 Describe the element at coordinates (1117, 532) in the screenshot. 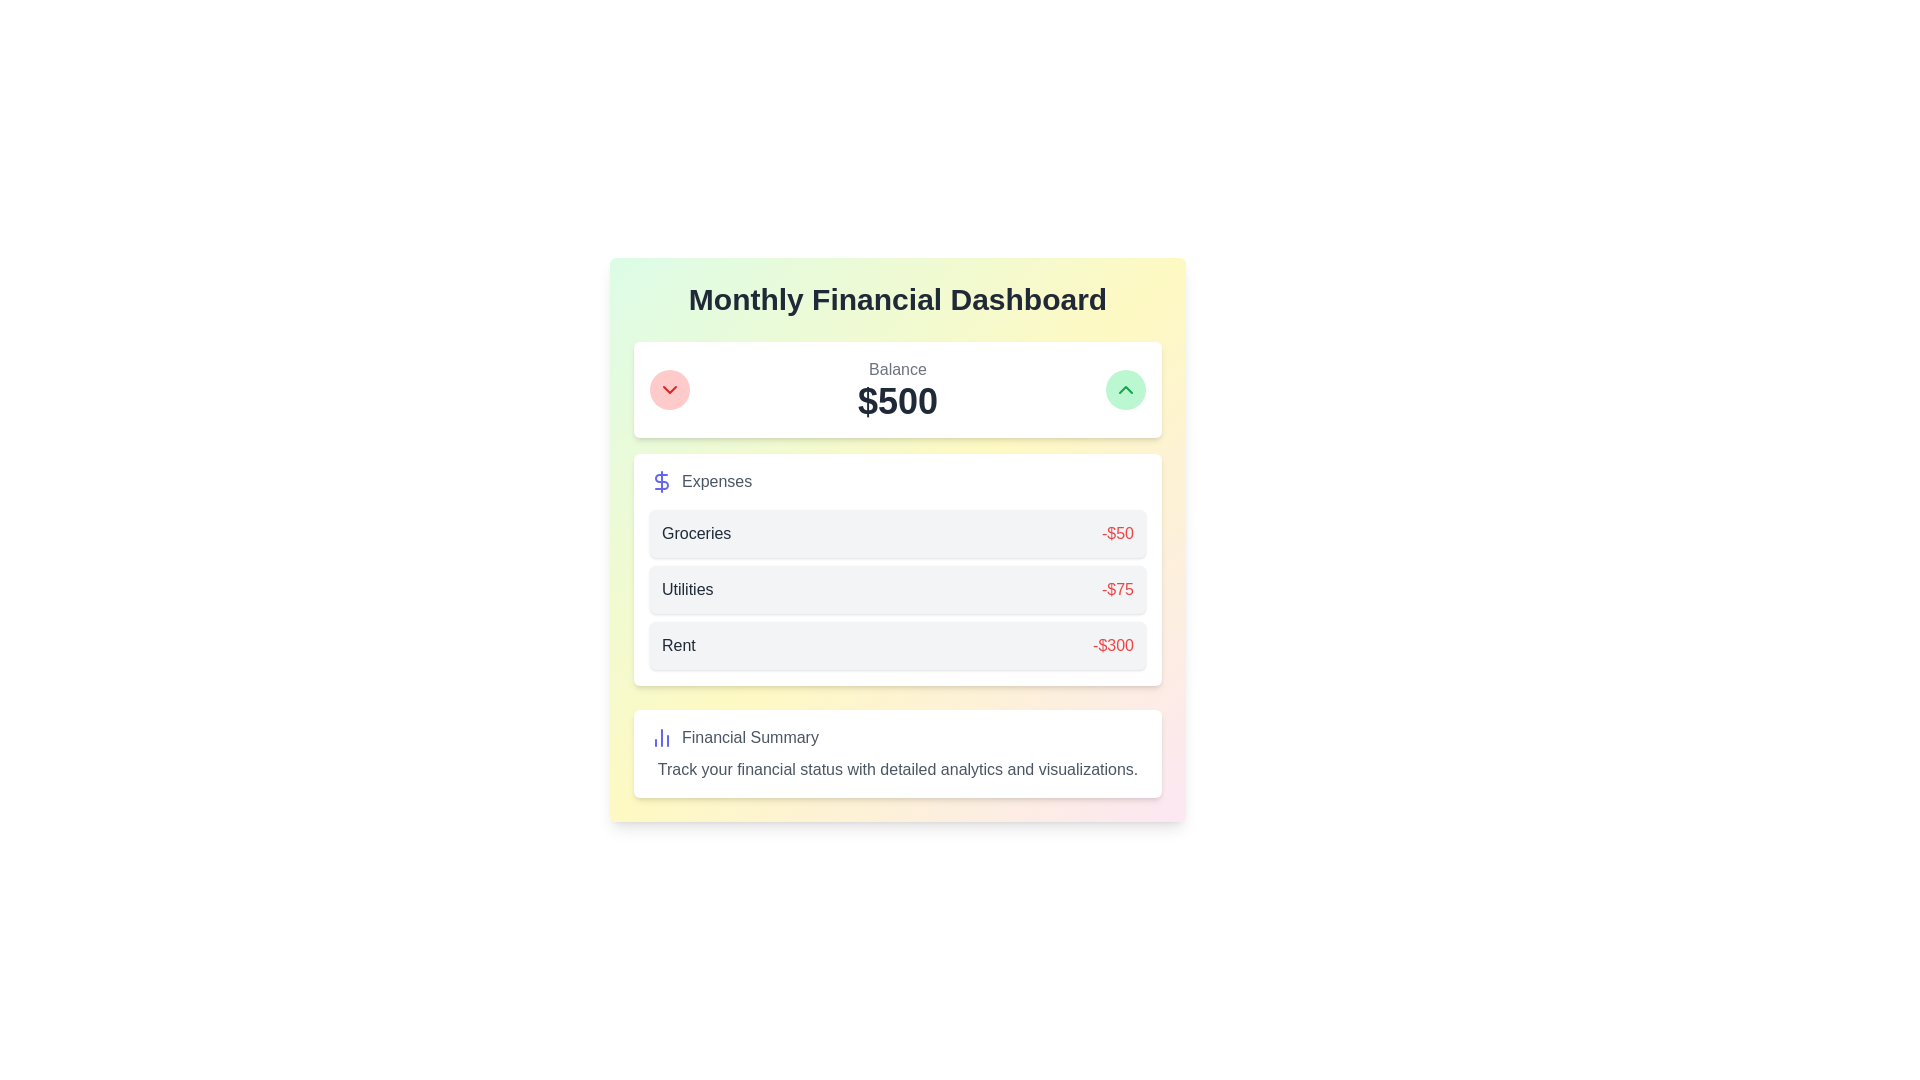

I see `the text label displaying '-$50' in bold red font, which is located on the right side of the 'Groceries' card within the expenses section` at that location.